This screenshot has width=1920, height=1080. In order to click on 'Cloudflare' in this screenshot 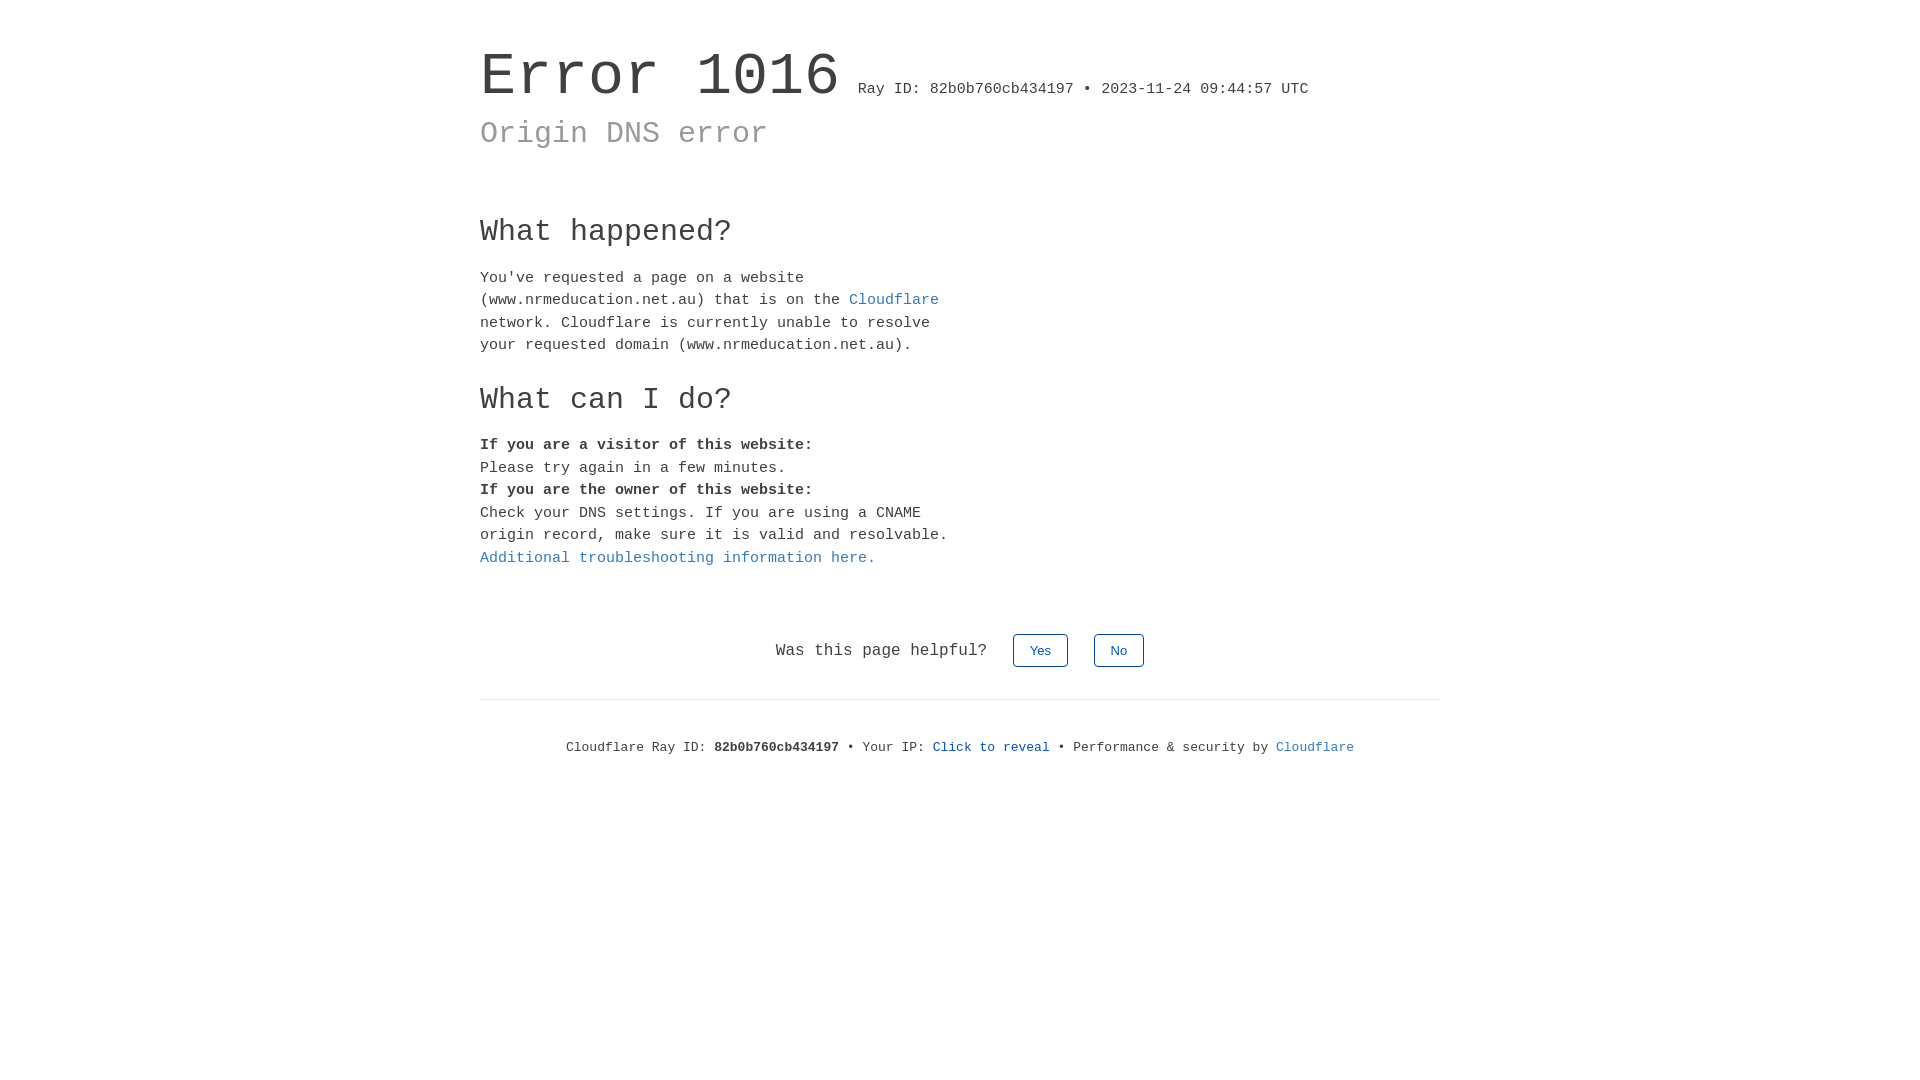, I will do `click(892, 300)`.